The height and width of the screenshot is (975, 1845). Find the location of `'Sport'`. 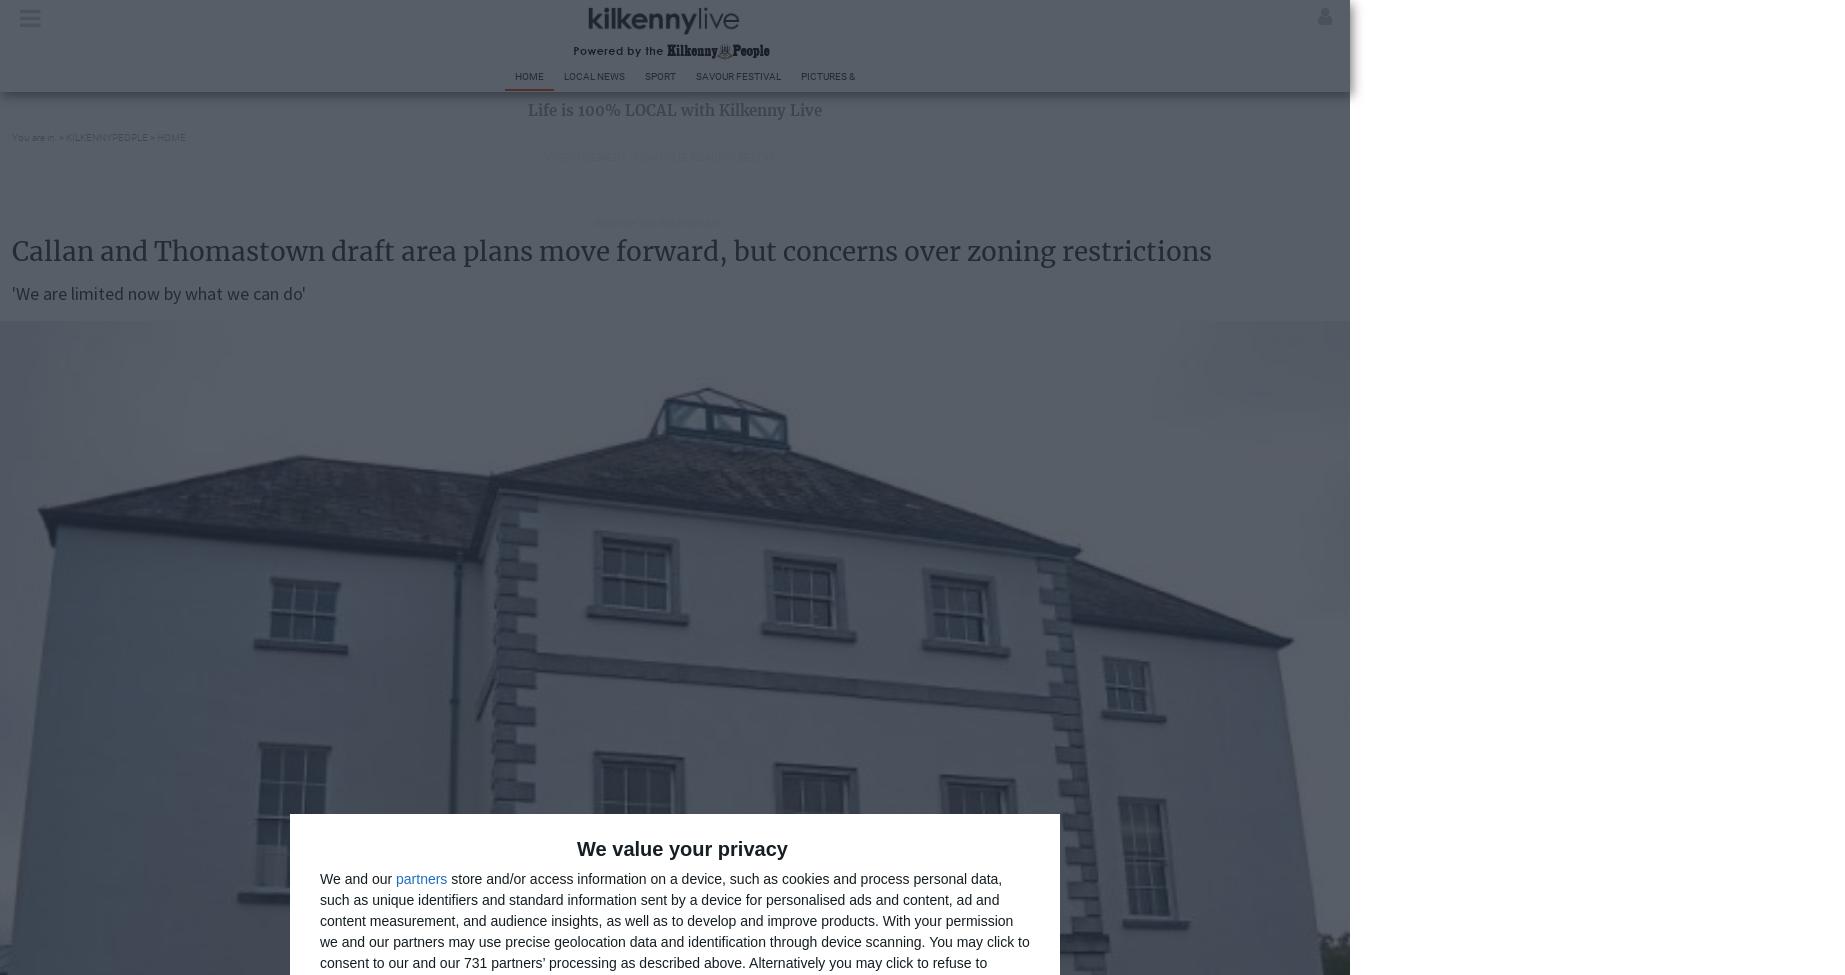

'Sport' is located at coordinates (660, 76).